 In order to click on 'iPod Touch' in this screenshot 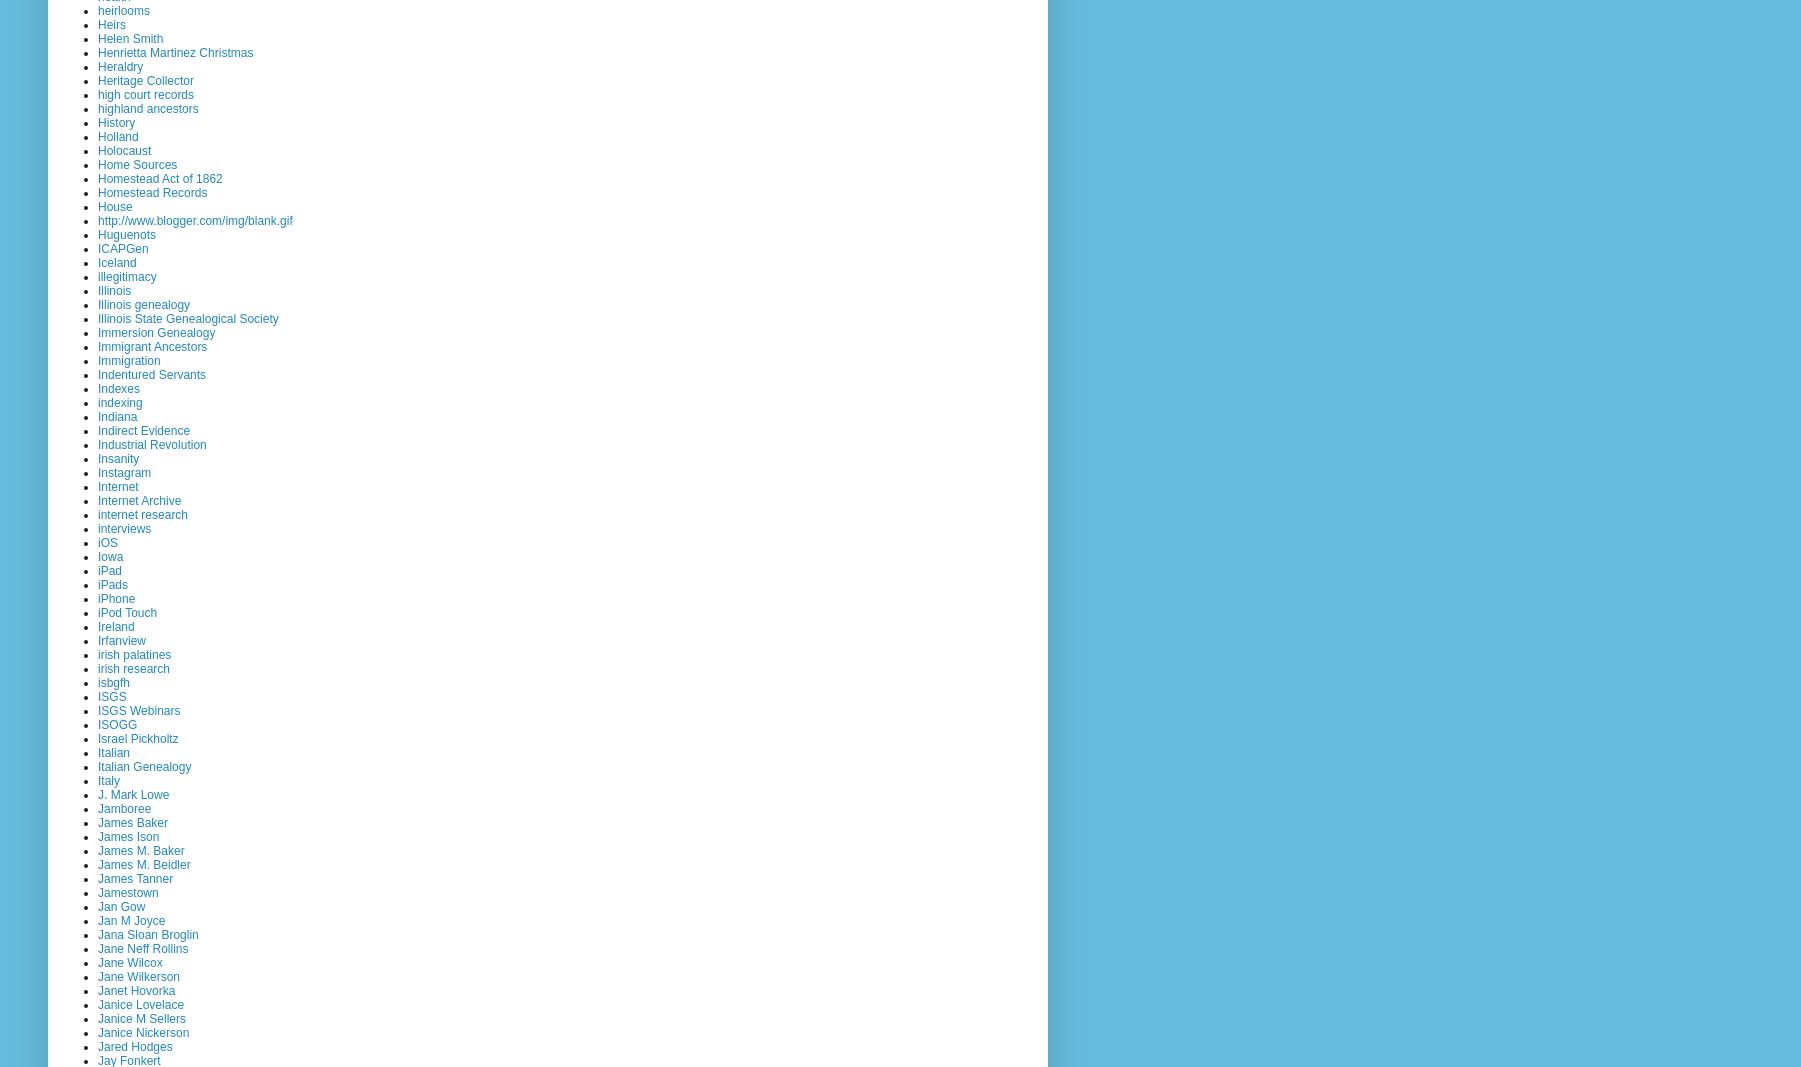, I will do `click(127, 612)`.